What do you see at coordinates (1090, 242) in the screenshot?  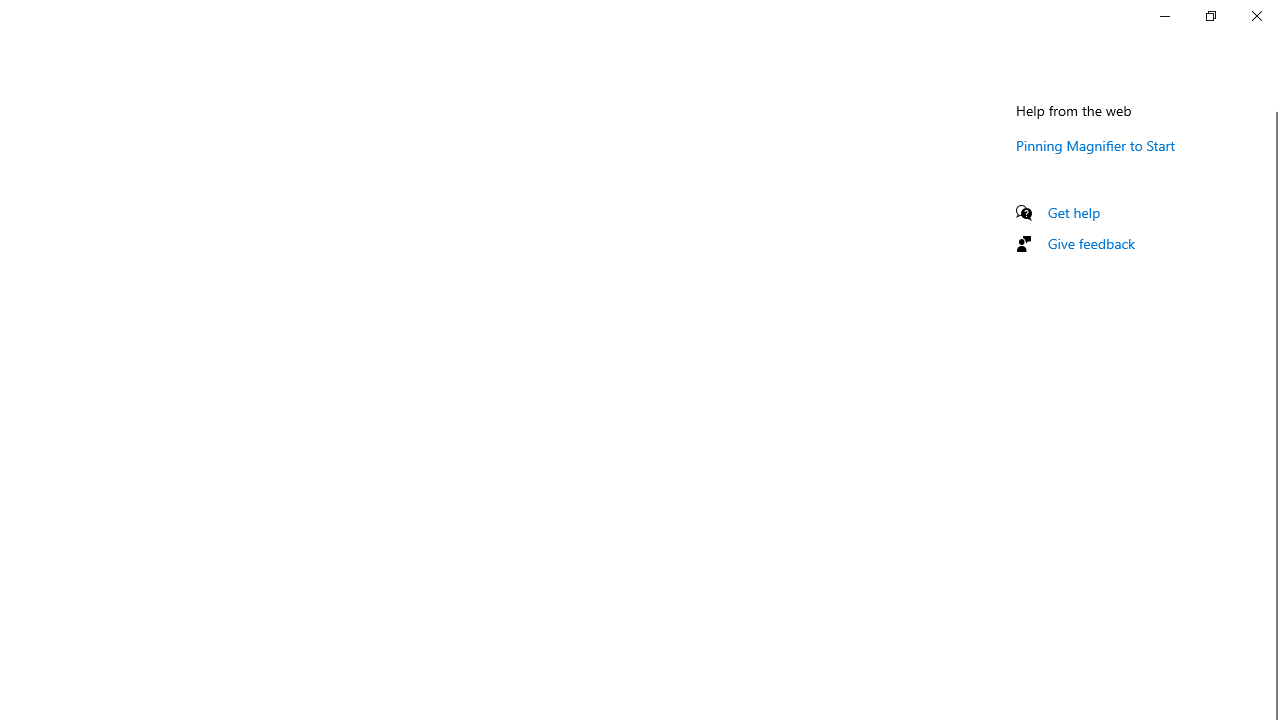 I see `'Give feedback'` at bounding box center [1090, 242].